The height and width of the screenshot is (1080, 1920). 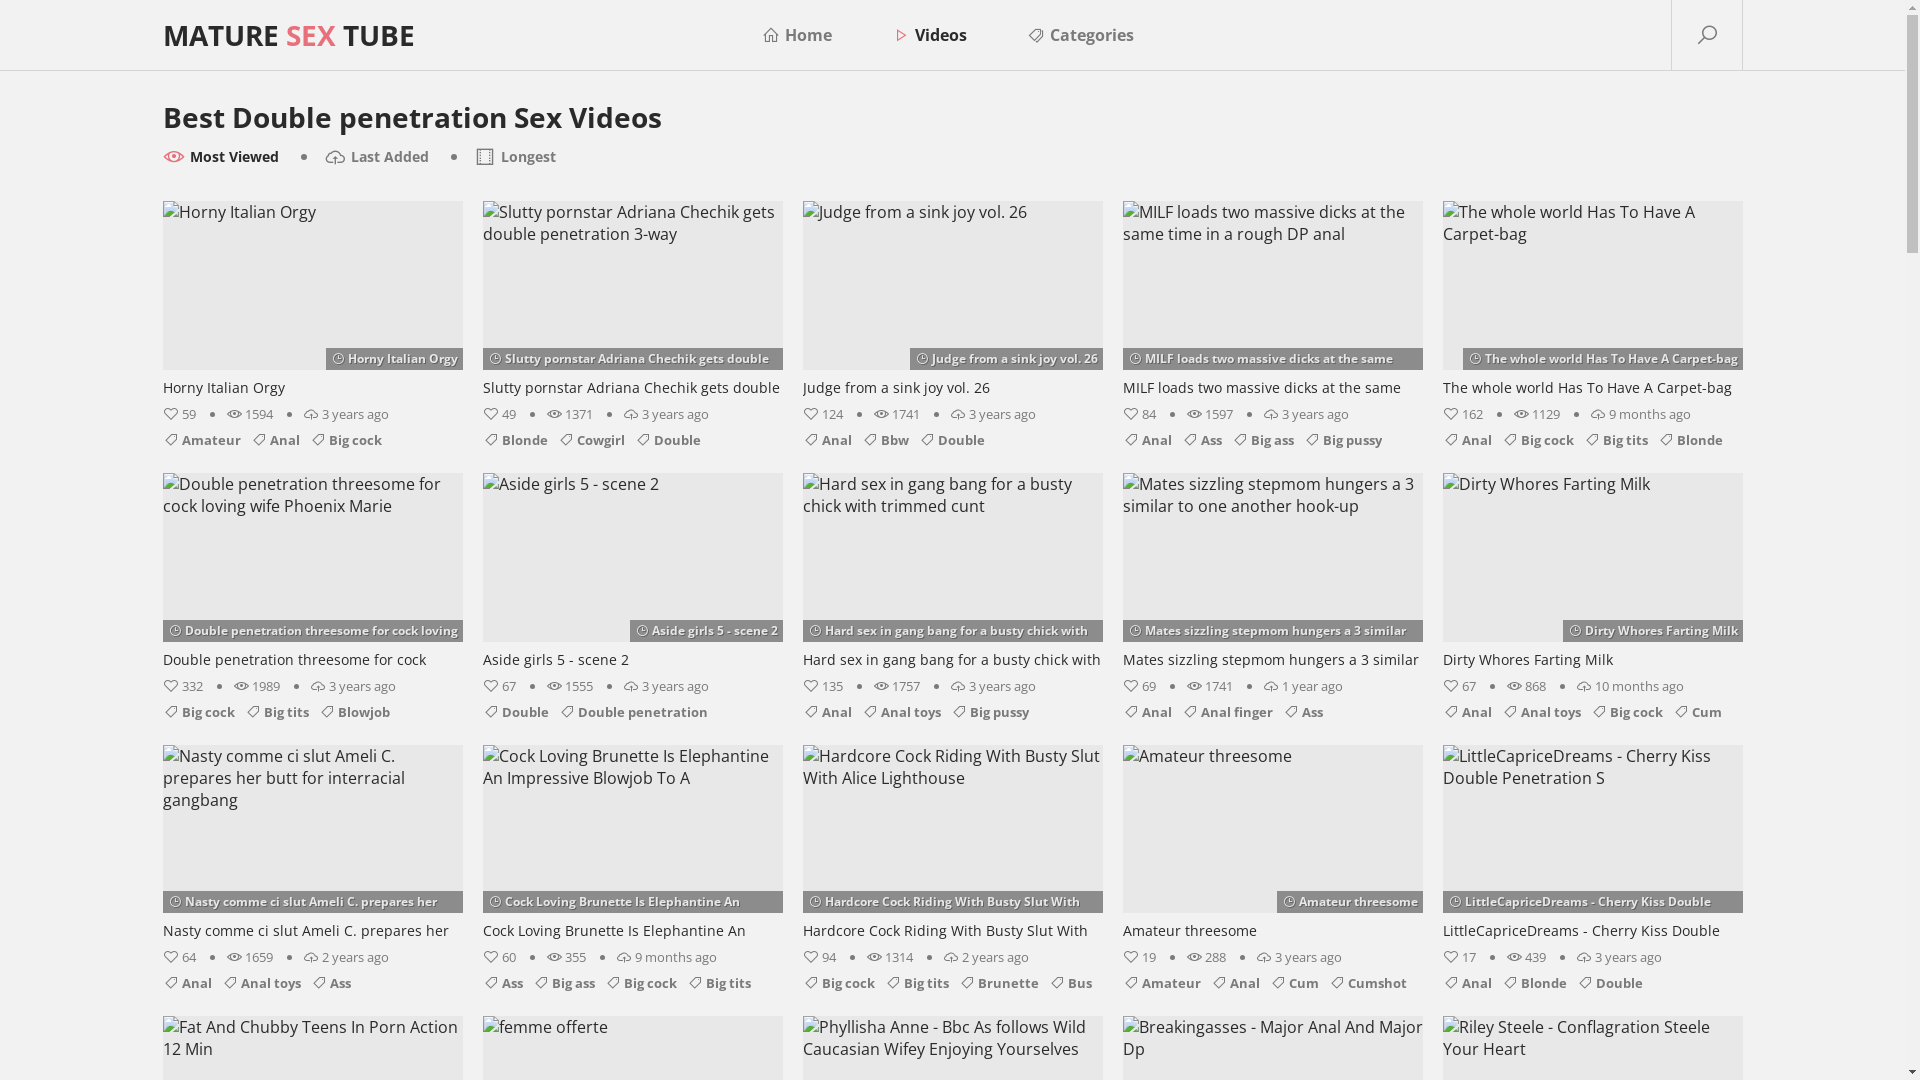 I want to click on 'Big cock', so click(x=345, y=438).